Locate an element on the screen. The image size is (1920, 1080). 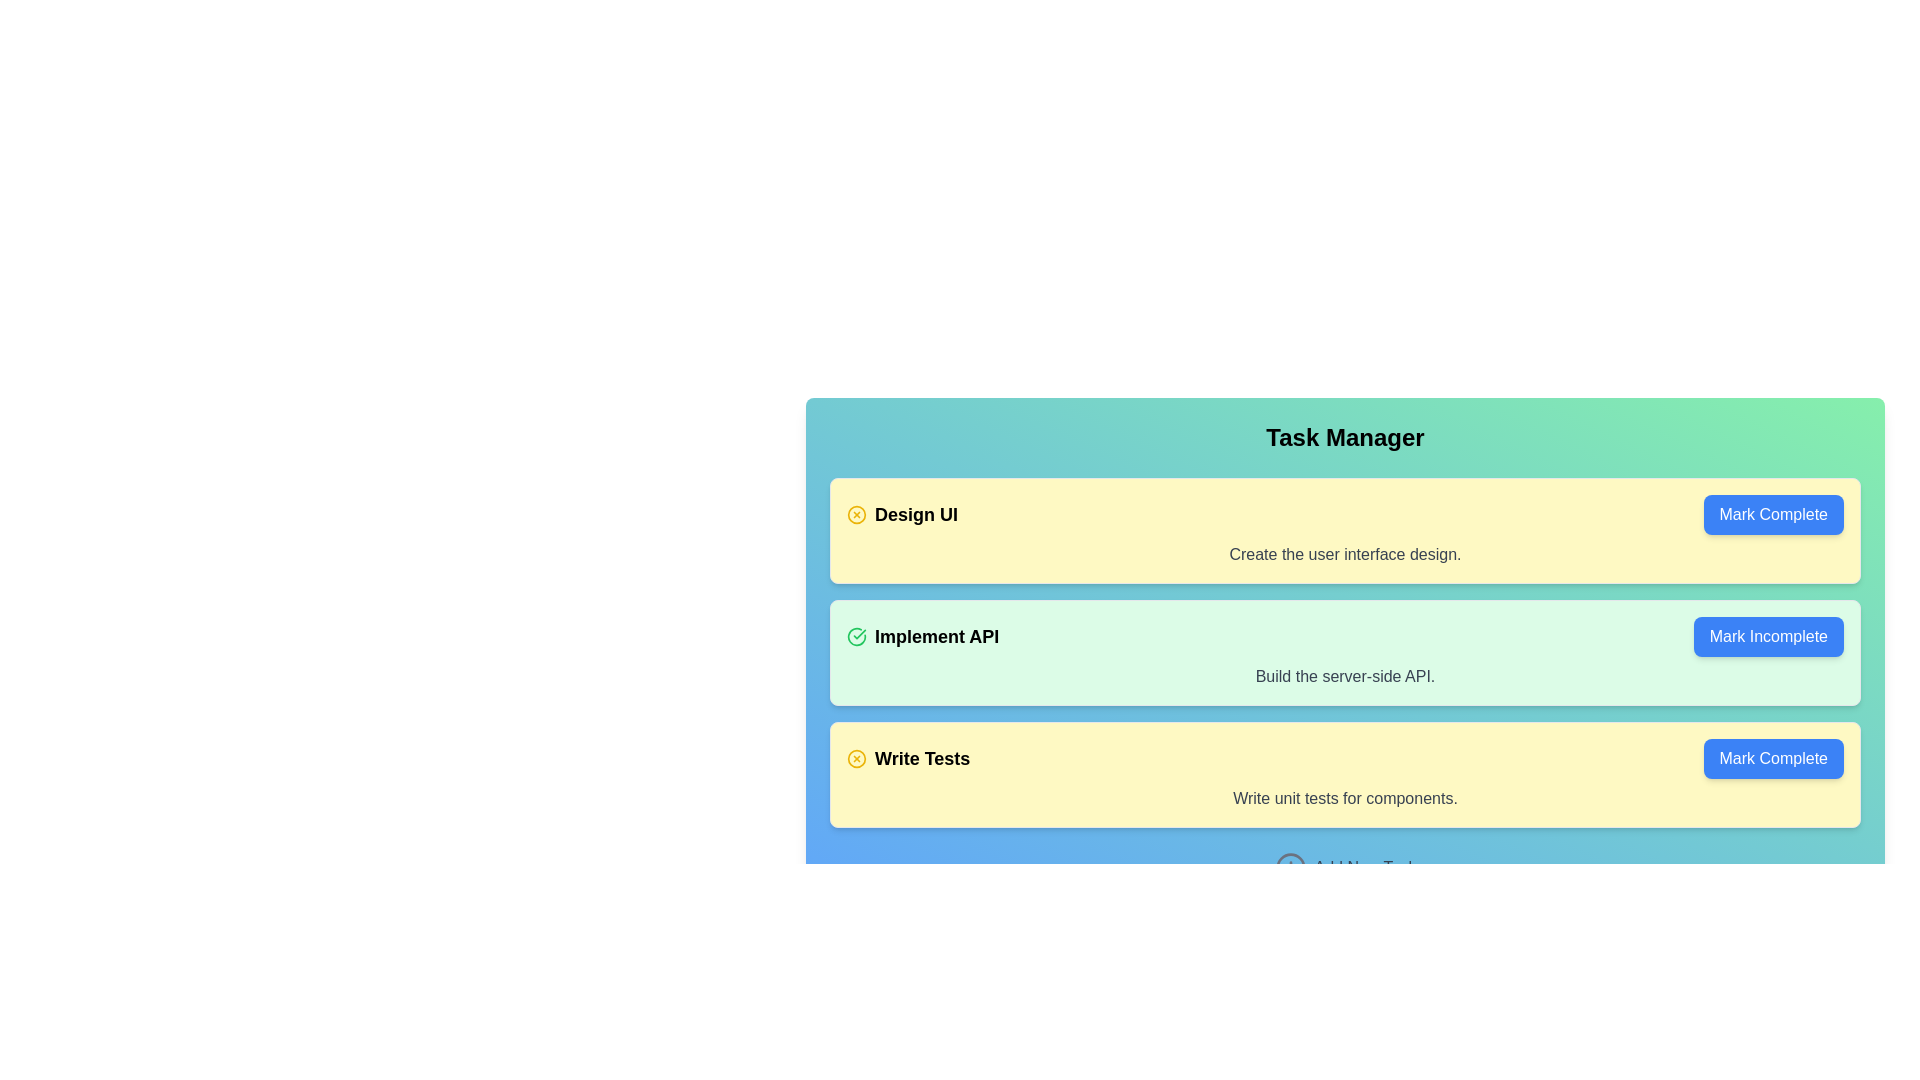
the green circular checkmark icon indicating completion, located in the 'Implement API' task row is located at coordinates (857, 636).